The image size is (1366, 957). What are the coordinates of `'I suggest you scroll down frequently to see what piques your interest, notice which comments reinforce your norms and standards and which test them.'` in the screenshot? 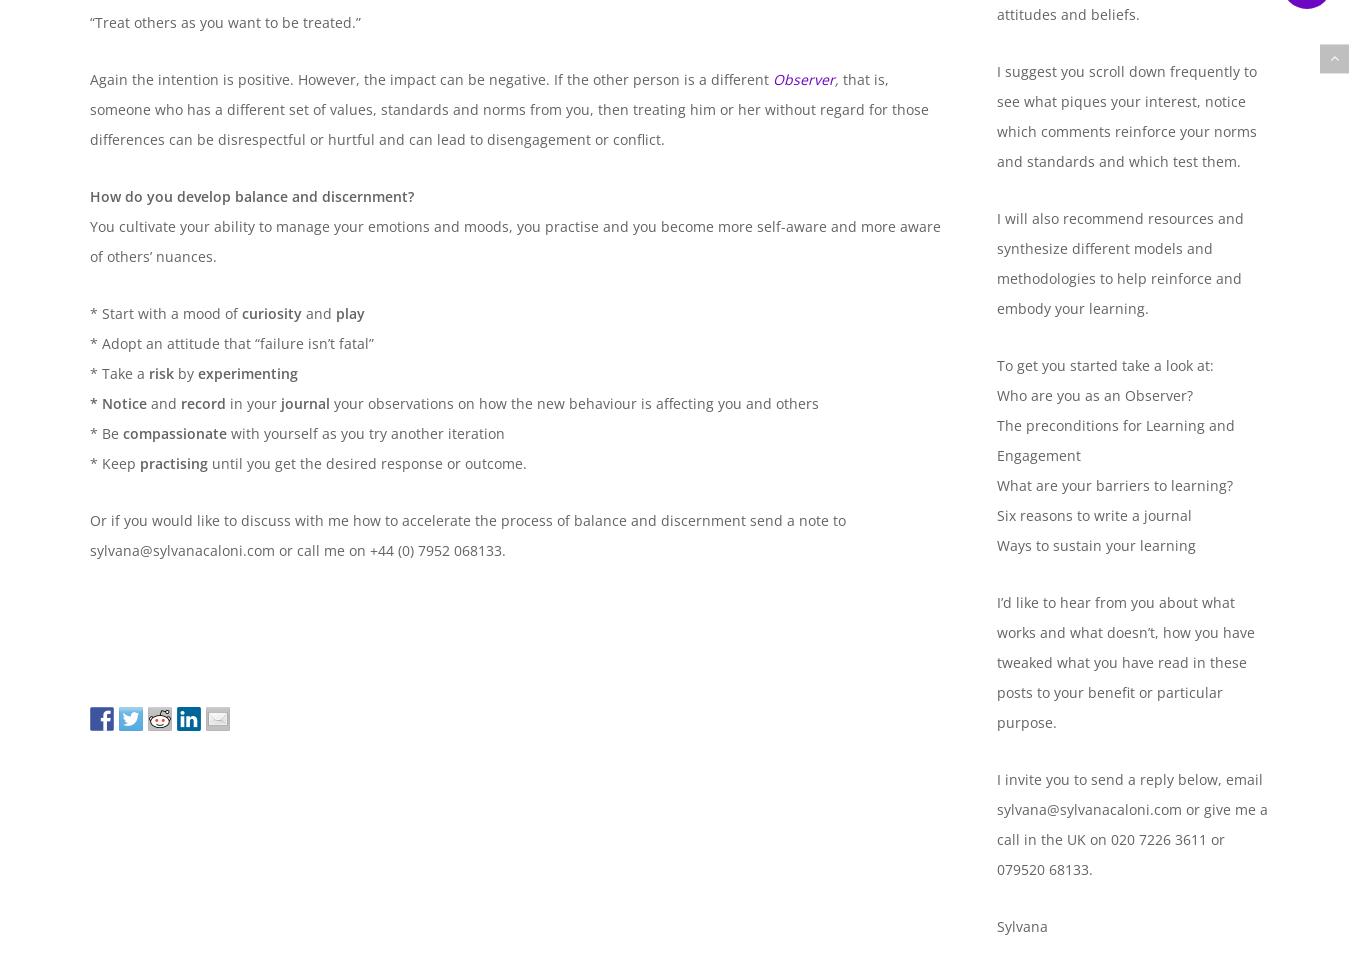 It's located at (1125, 116).